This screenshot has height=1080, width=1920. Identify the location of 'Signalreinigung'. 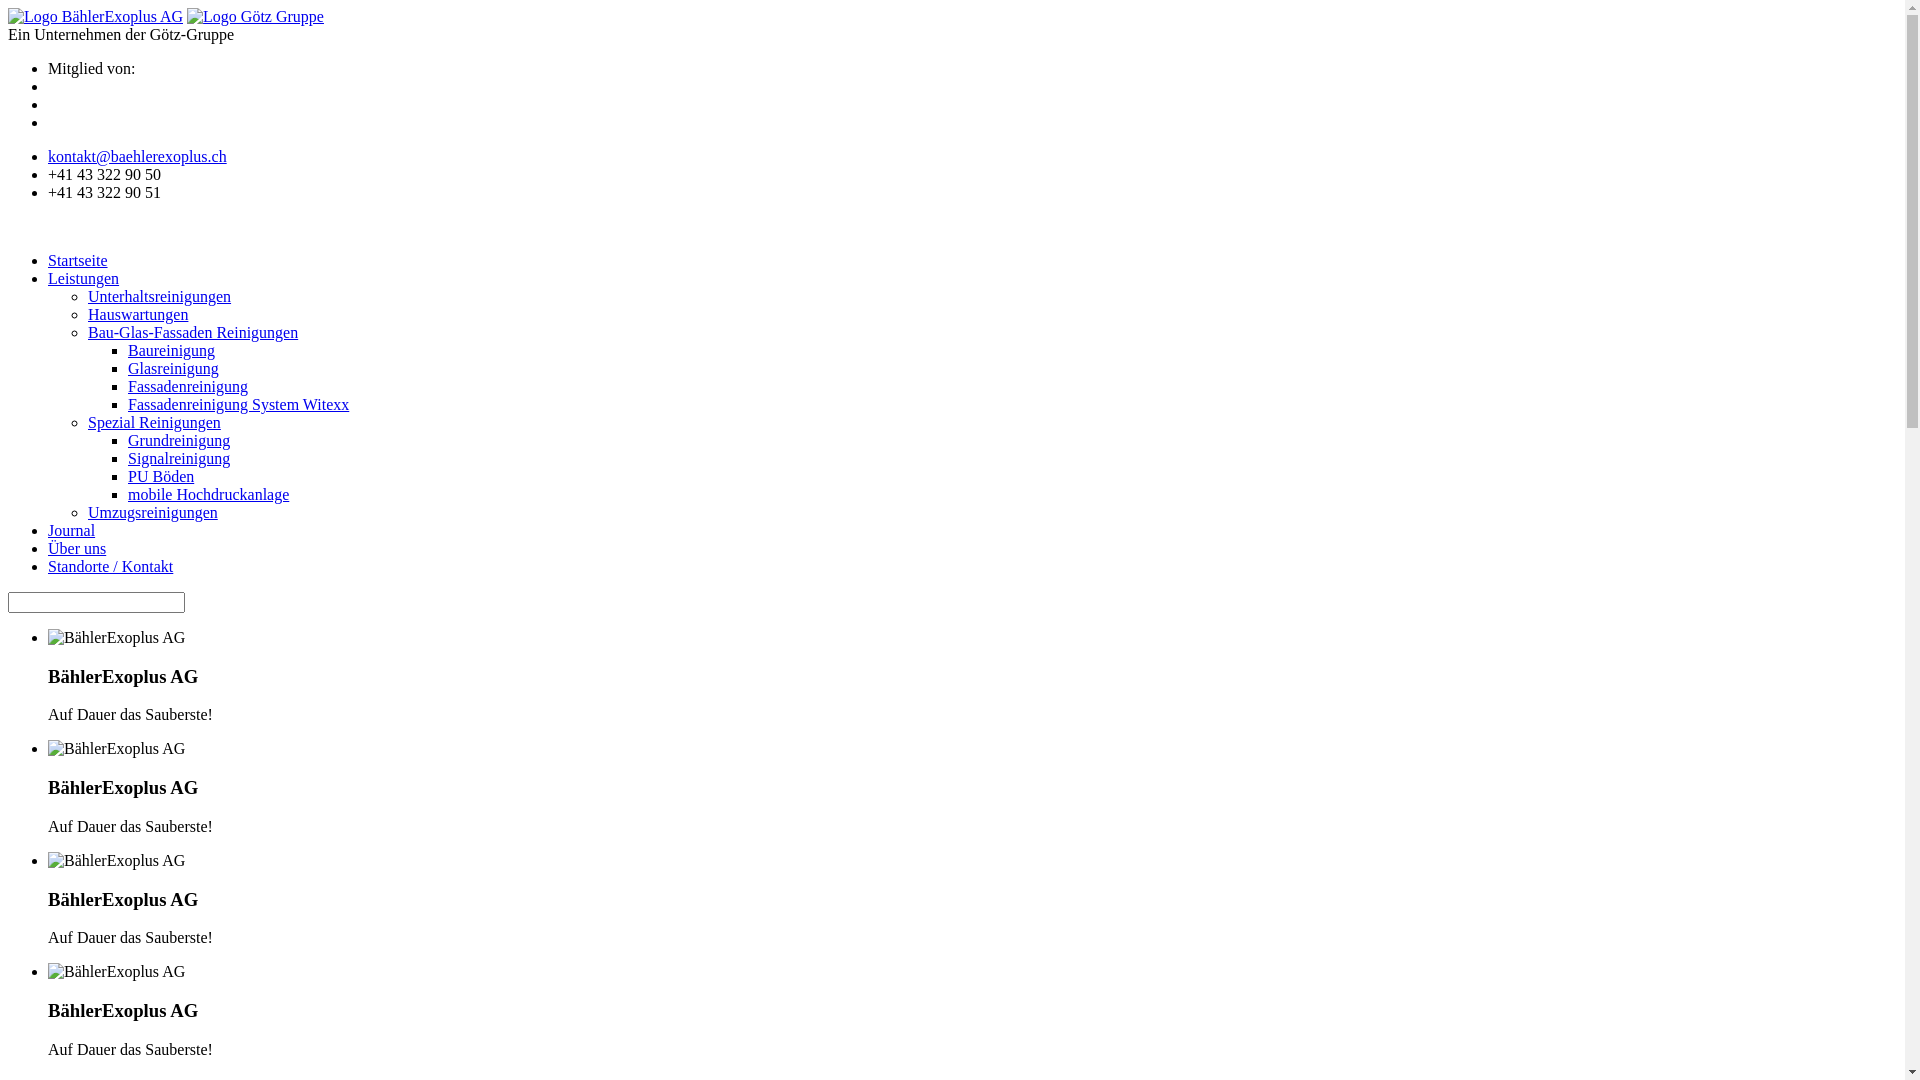
(178, 458).